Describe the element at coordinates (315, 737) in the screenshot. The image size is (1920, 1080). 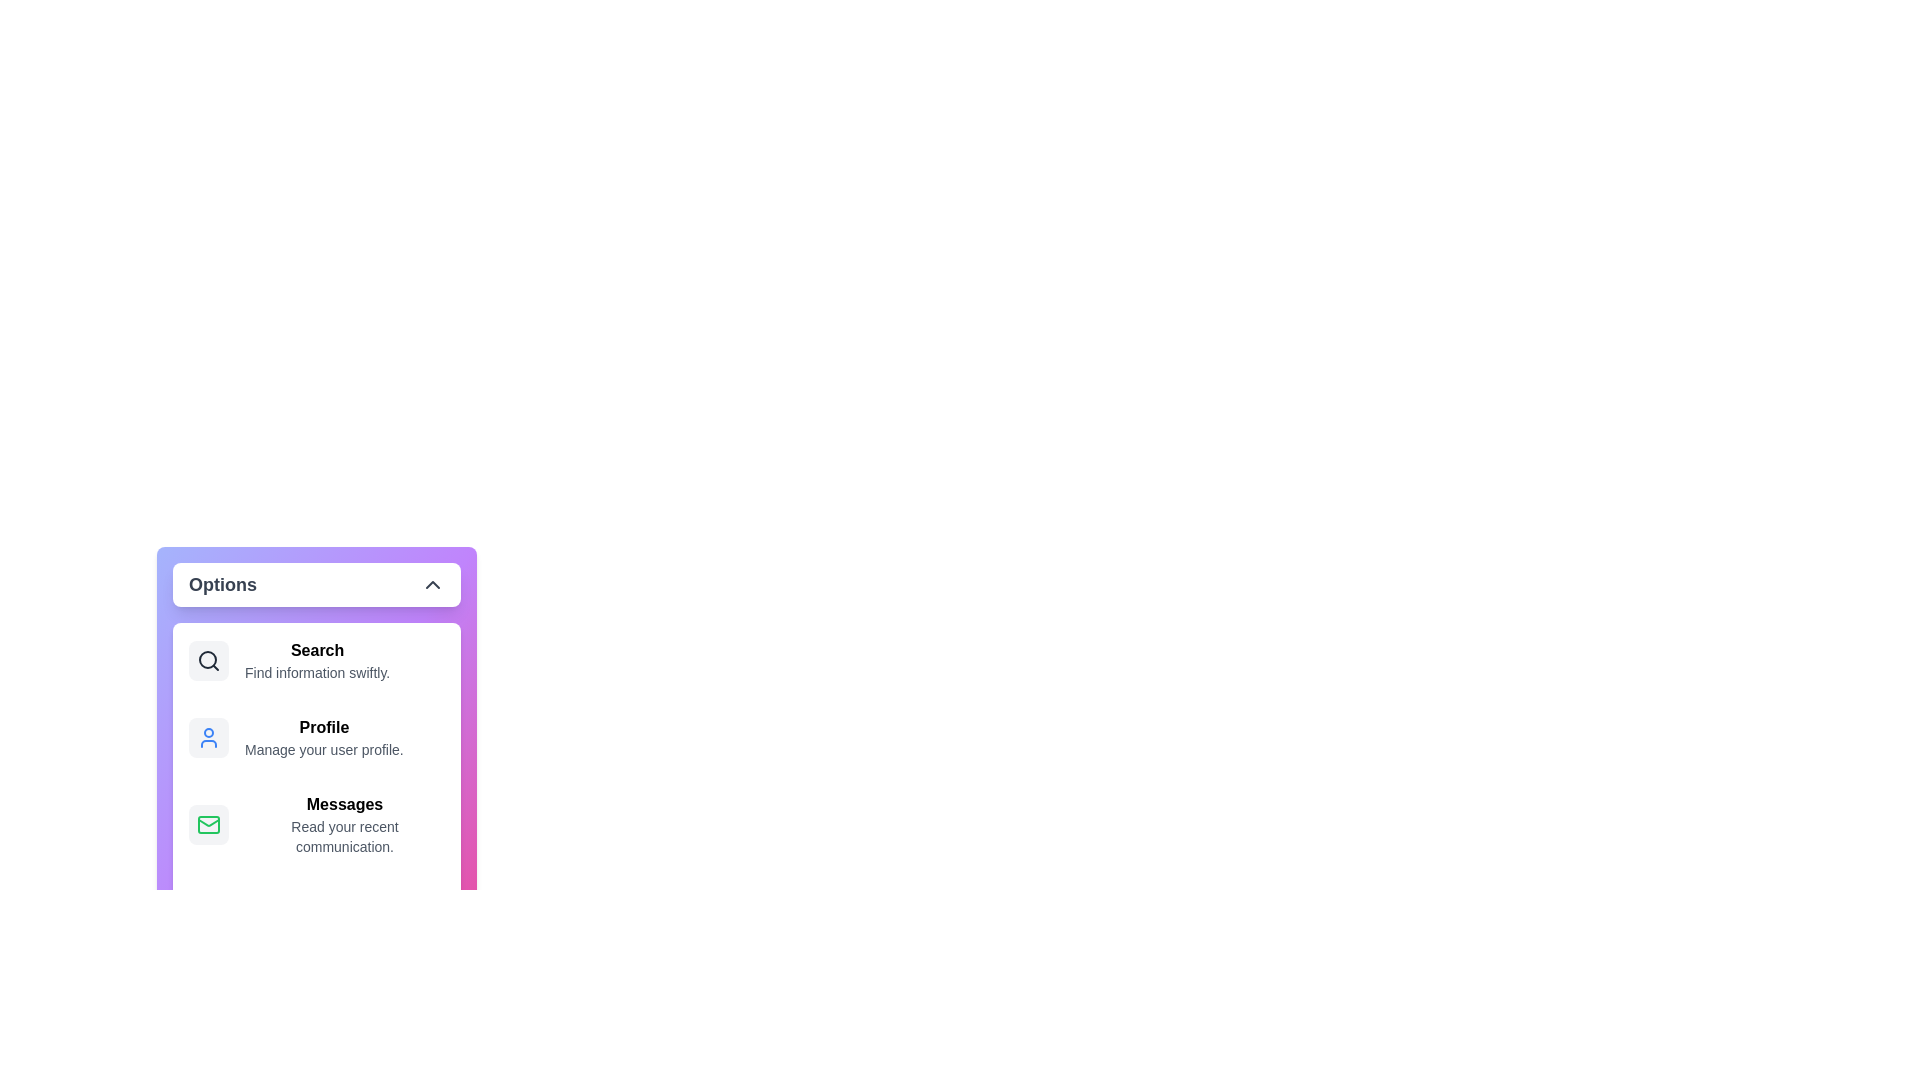
I see `the menu item Profile` at that location.